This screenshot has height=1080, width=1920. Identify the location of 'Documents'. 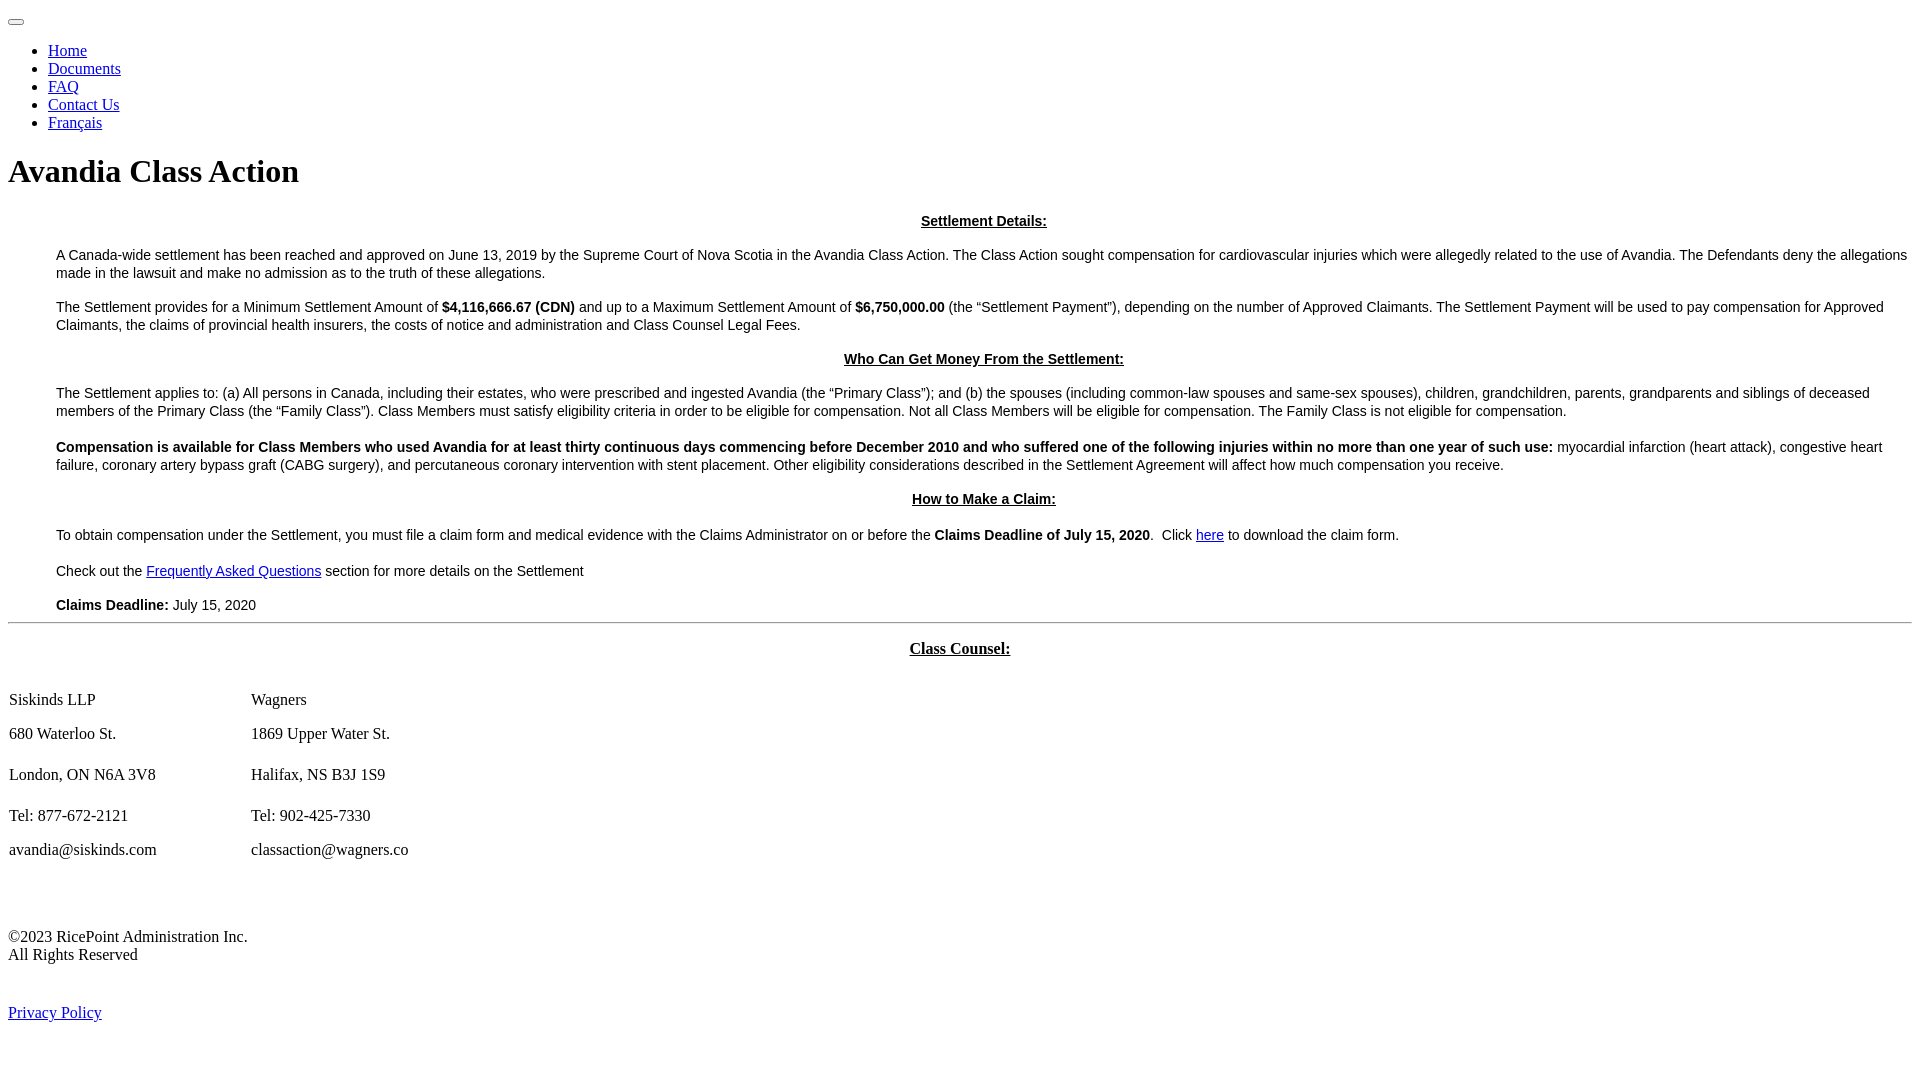
(83, 67).